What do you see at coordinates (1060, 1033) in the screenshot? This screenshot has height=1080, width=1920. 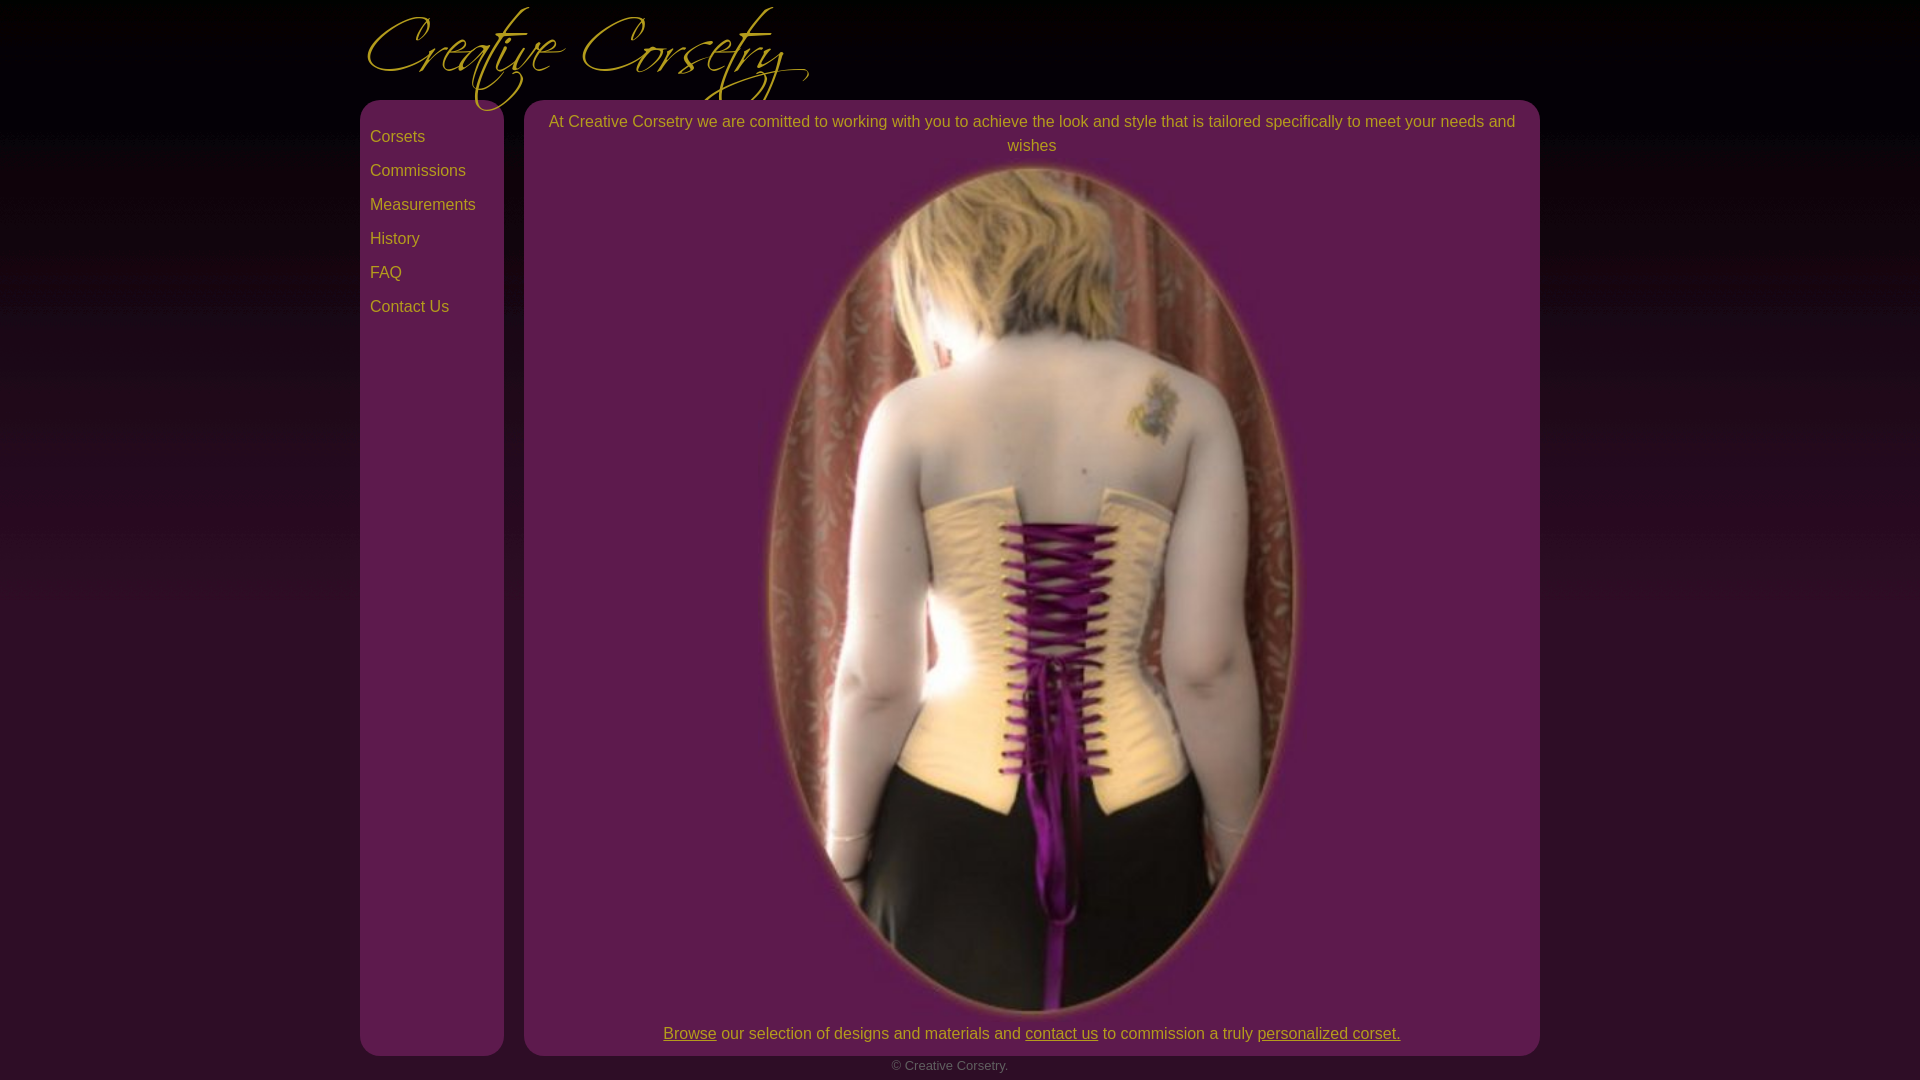 I see `'contact us'` at bounding box center [1060, 1033].